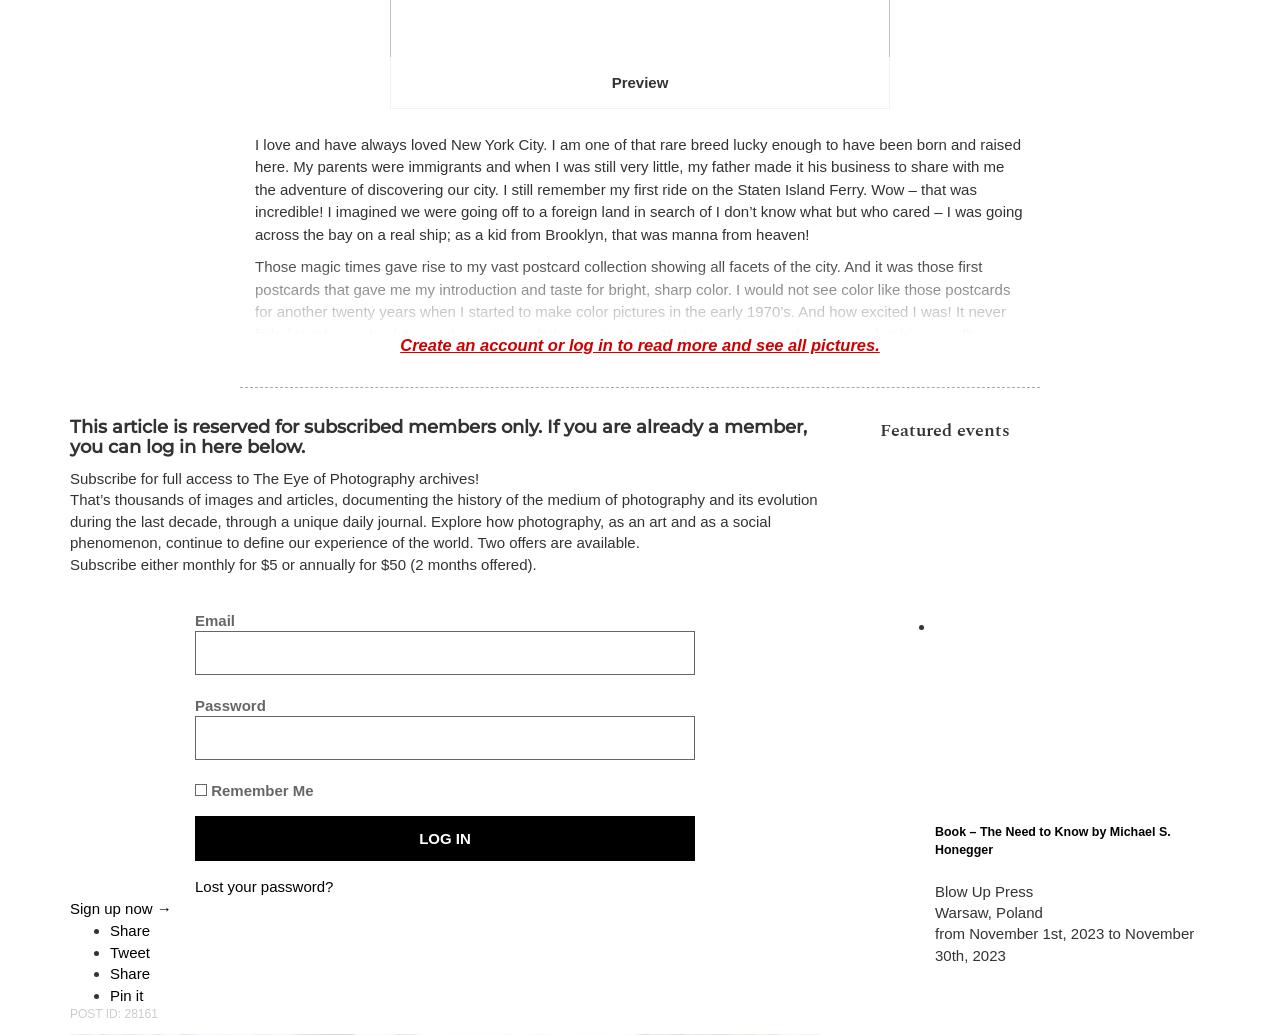 This screenshot has height=1035, width=1280. I want to click on 'Pin it', so click(125, 993).